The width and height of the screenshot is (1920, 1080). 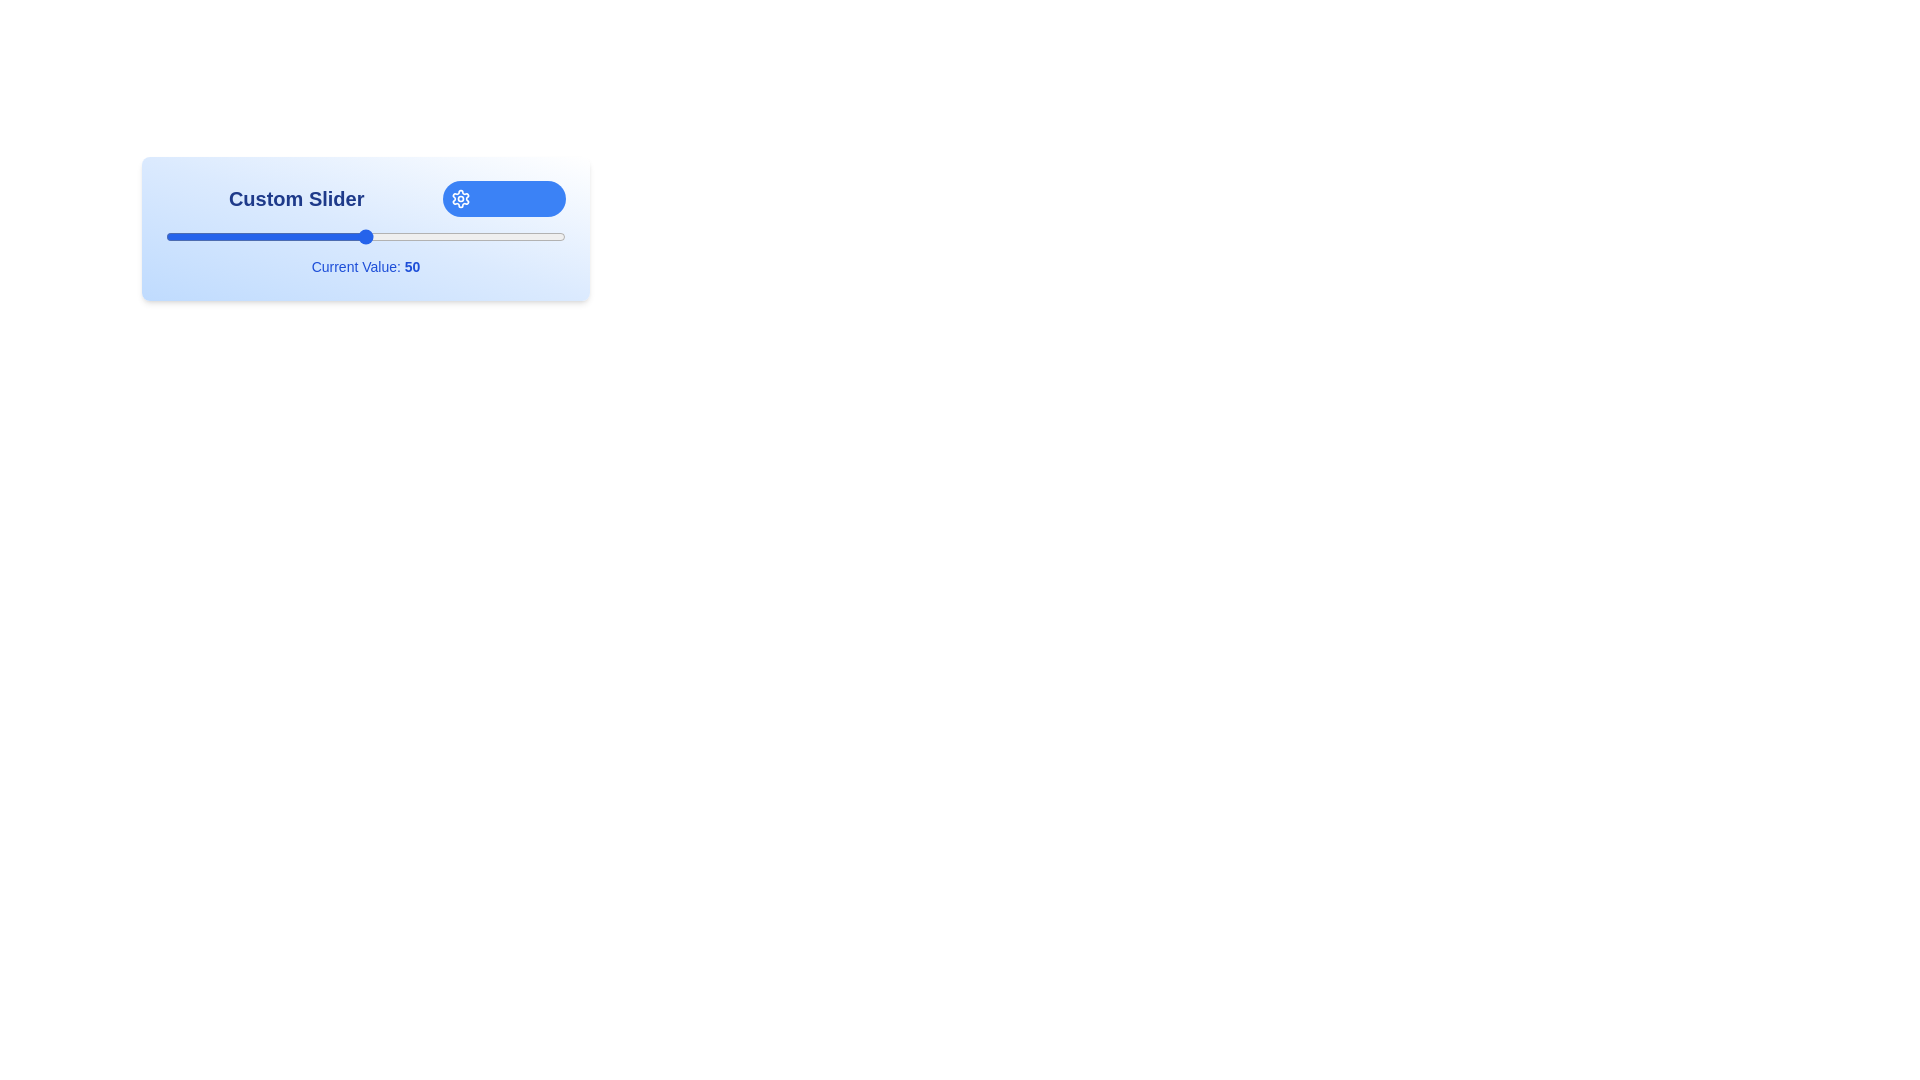 What do you see at coordinates (253, 235) in the screenshot?
I see `the slider's value` at bounding box center [253, 235].